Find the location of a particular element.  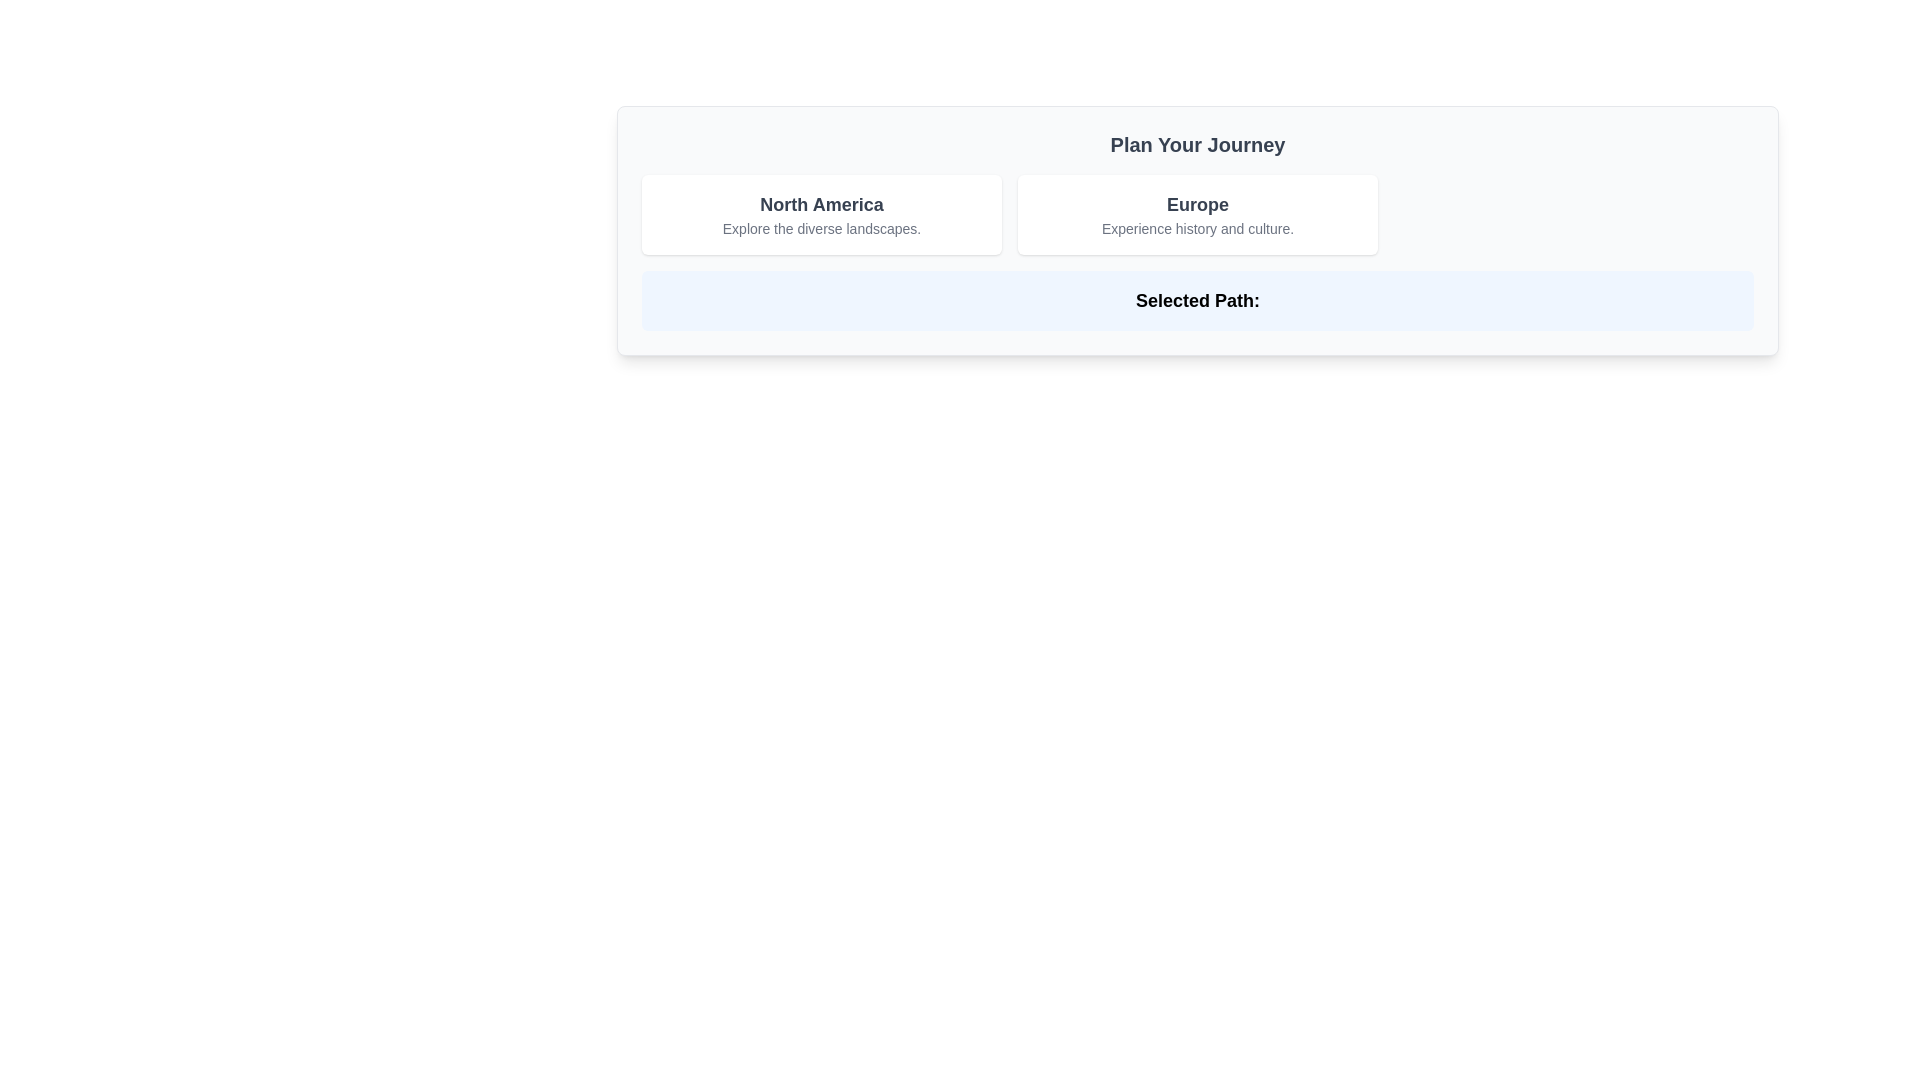

the second card component in the grid layout is located at coordinates (1198, 215).